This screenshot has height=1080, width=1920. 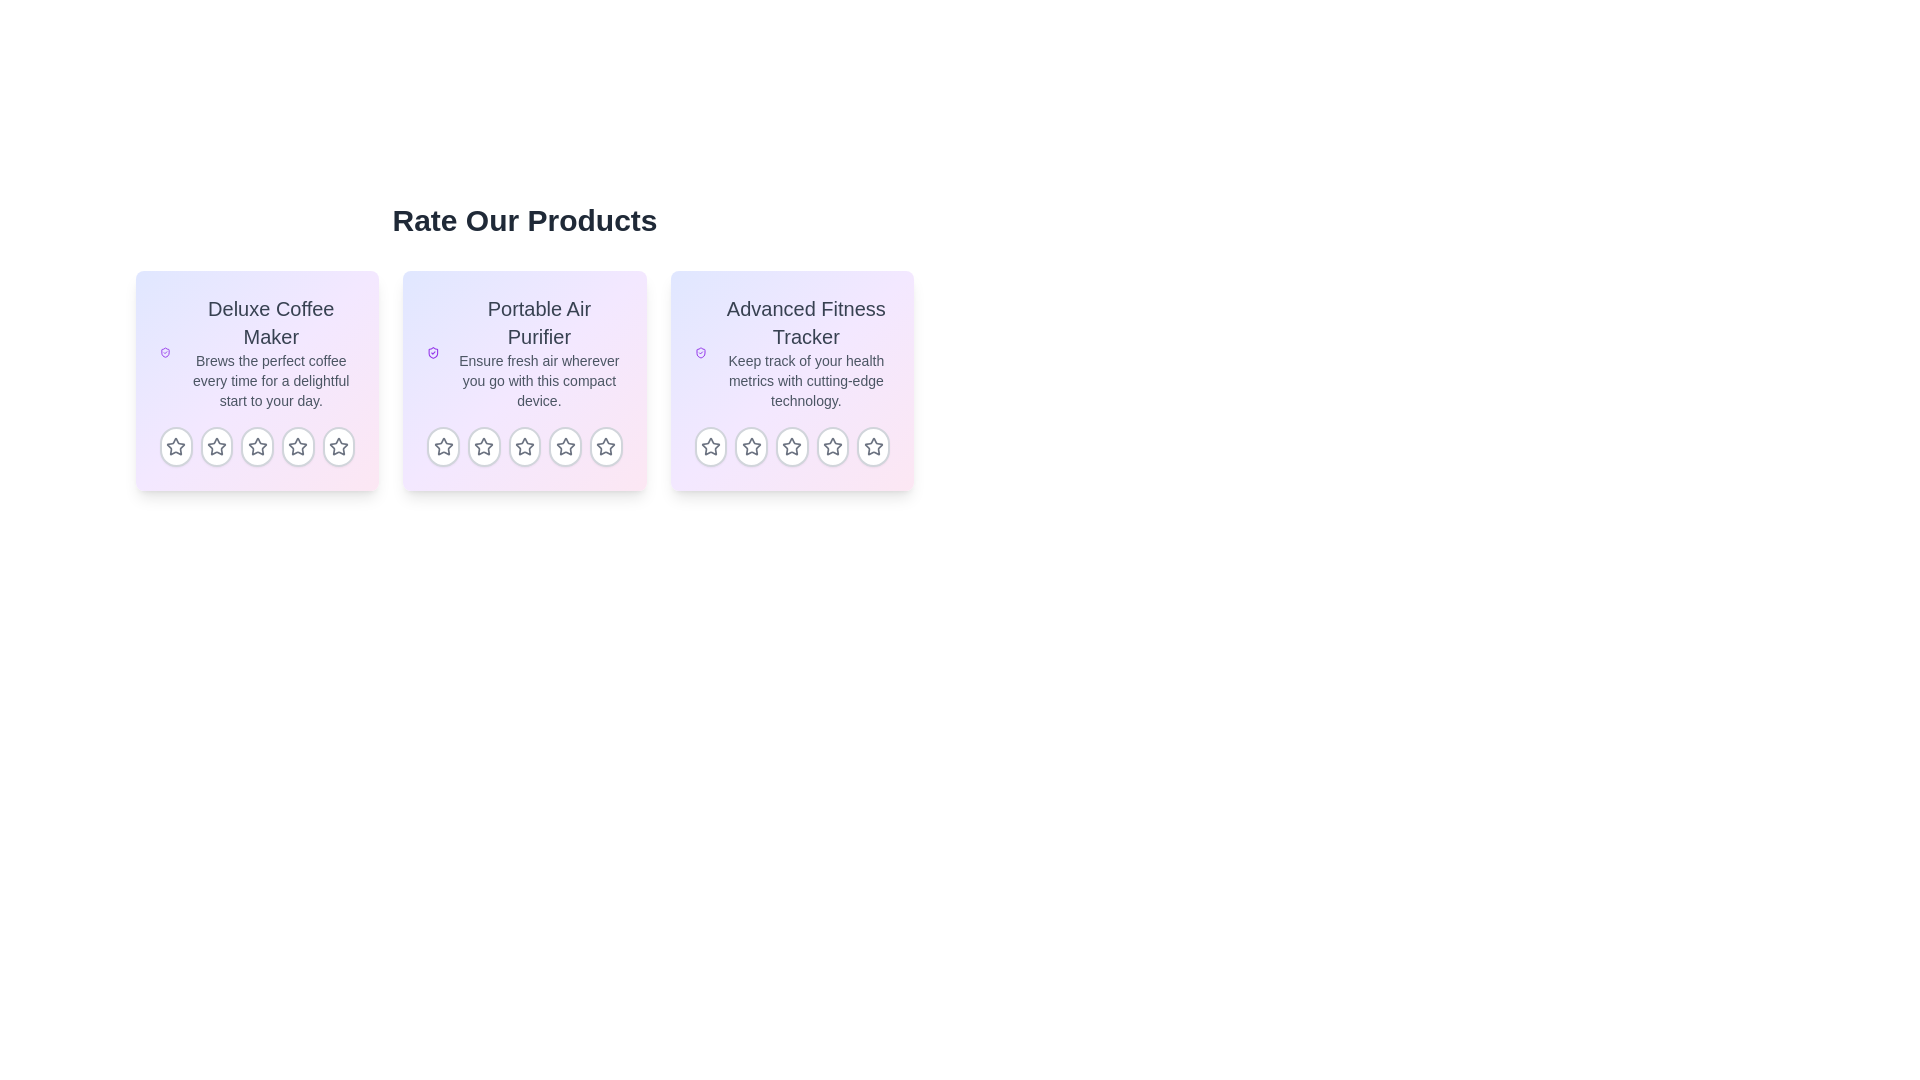 What do you see at coordinates (791, 445) in the screenshot?
I see `the fourth star icon from the left in the row of five stars below the product description panel for 'Advanced Fitness Tracker'` at bounding box center [791, 445].